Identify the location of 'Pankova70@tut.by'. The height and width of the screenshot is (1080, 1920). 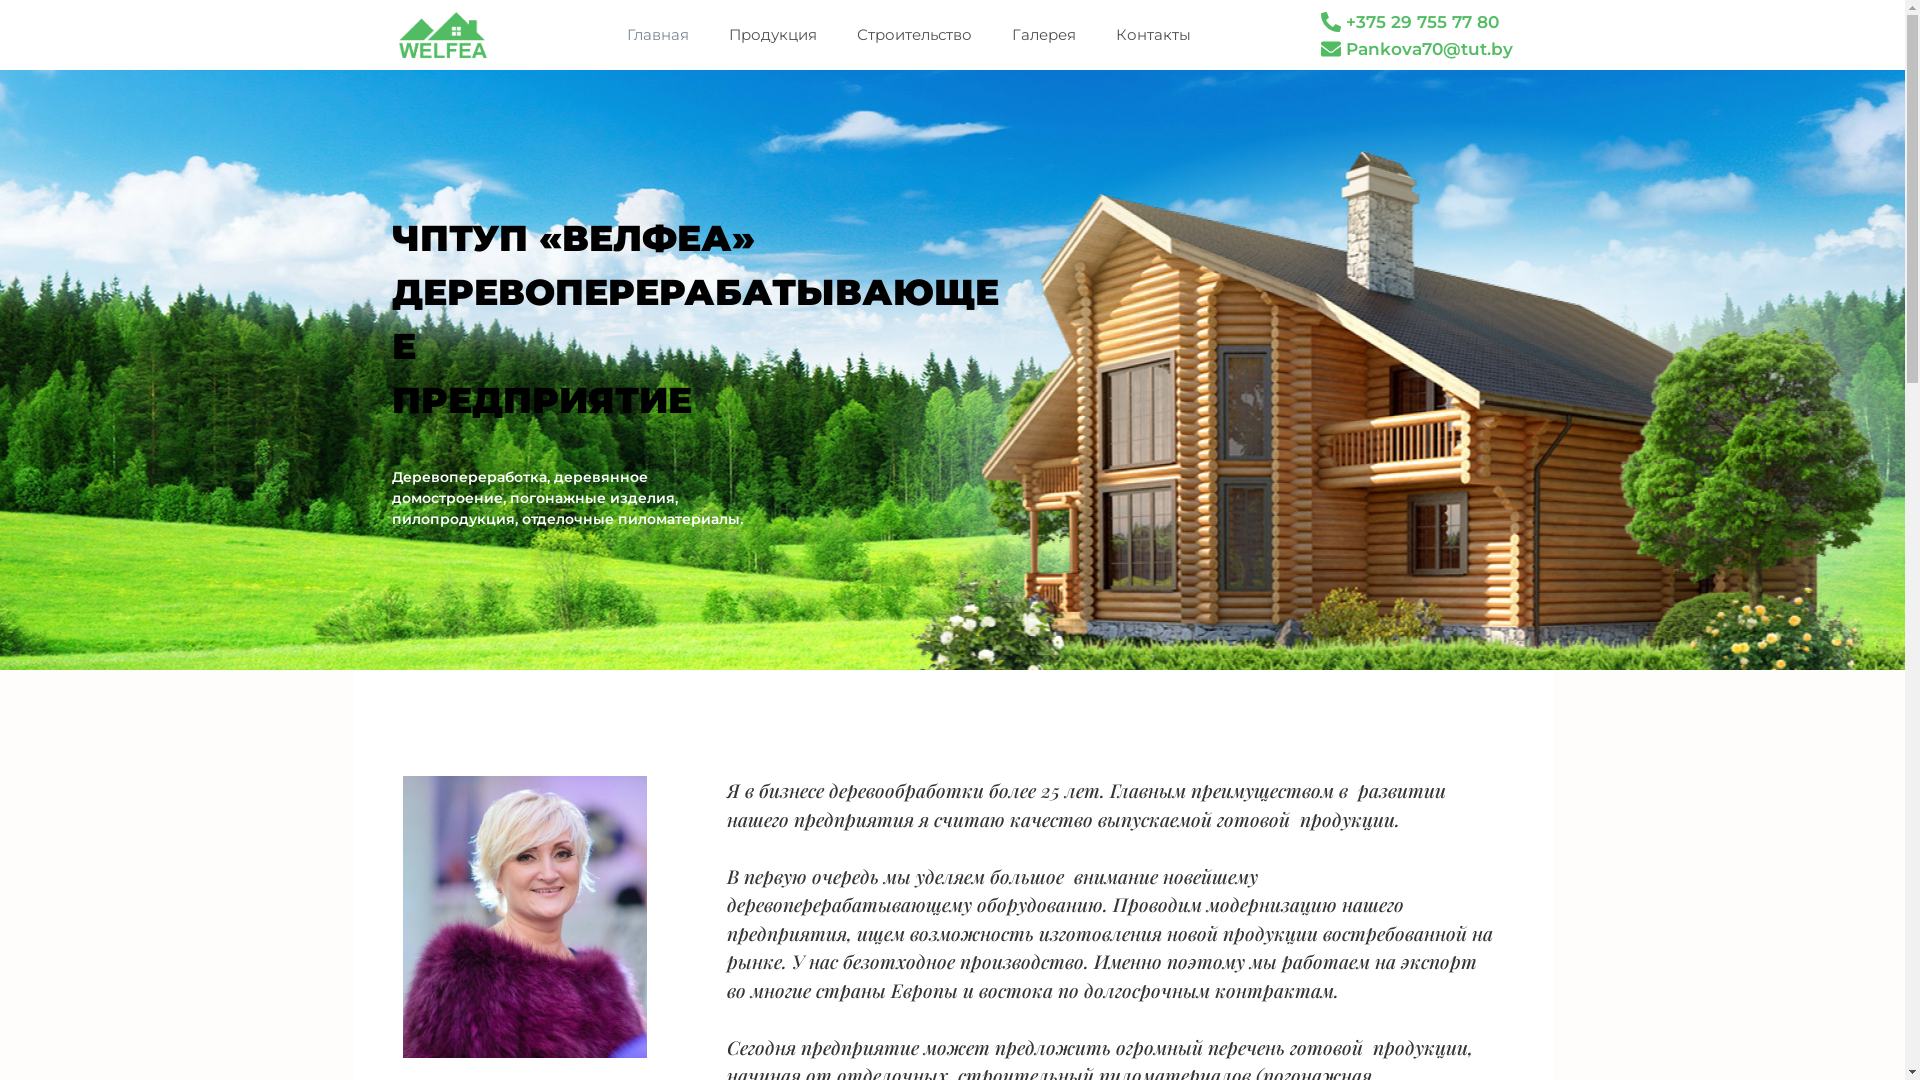
(1418, 48).